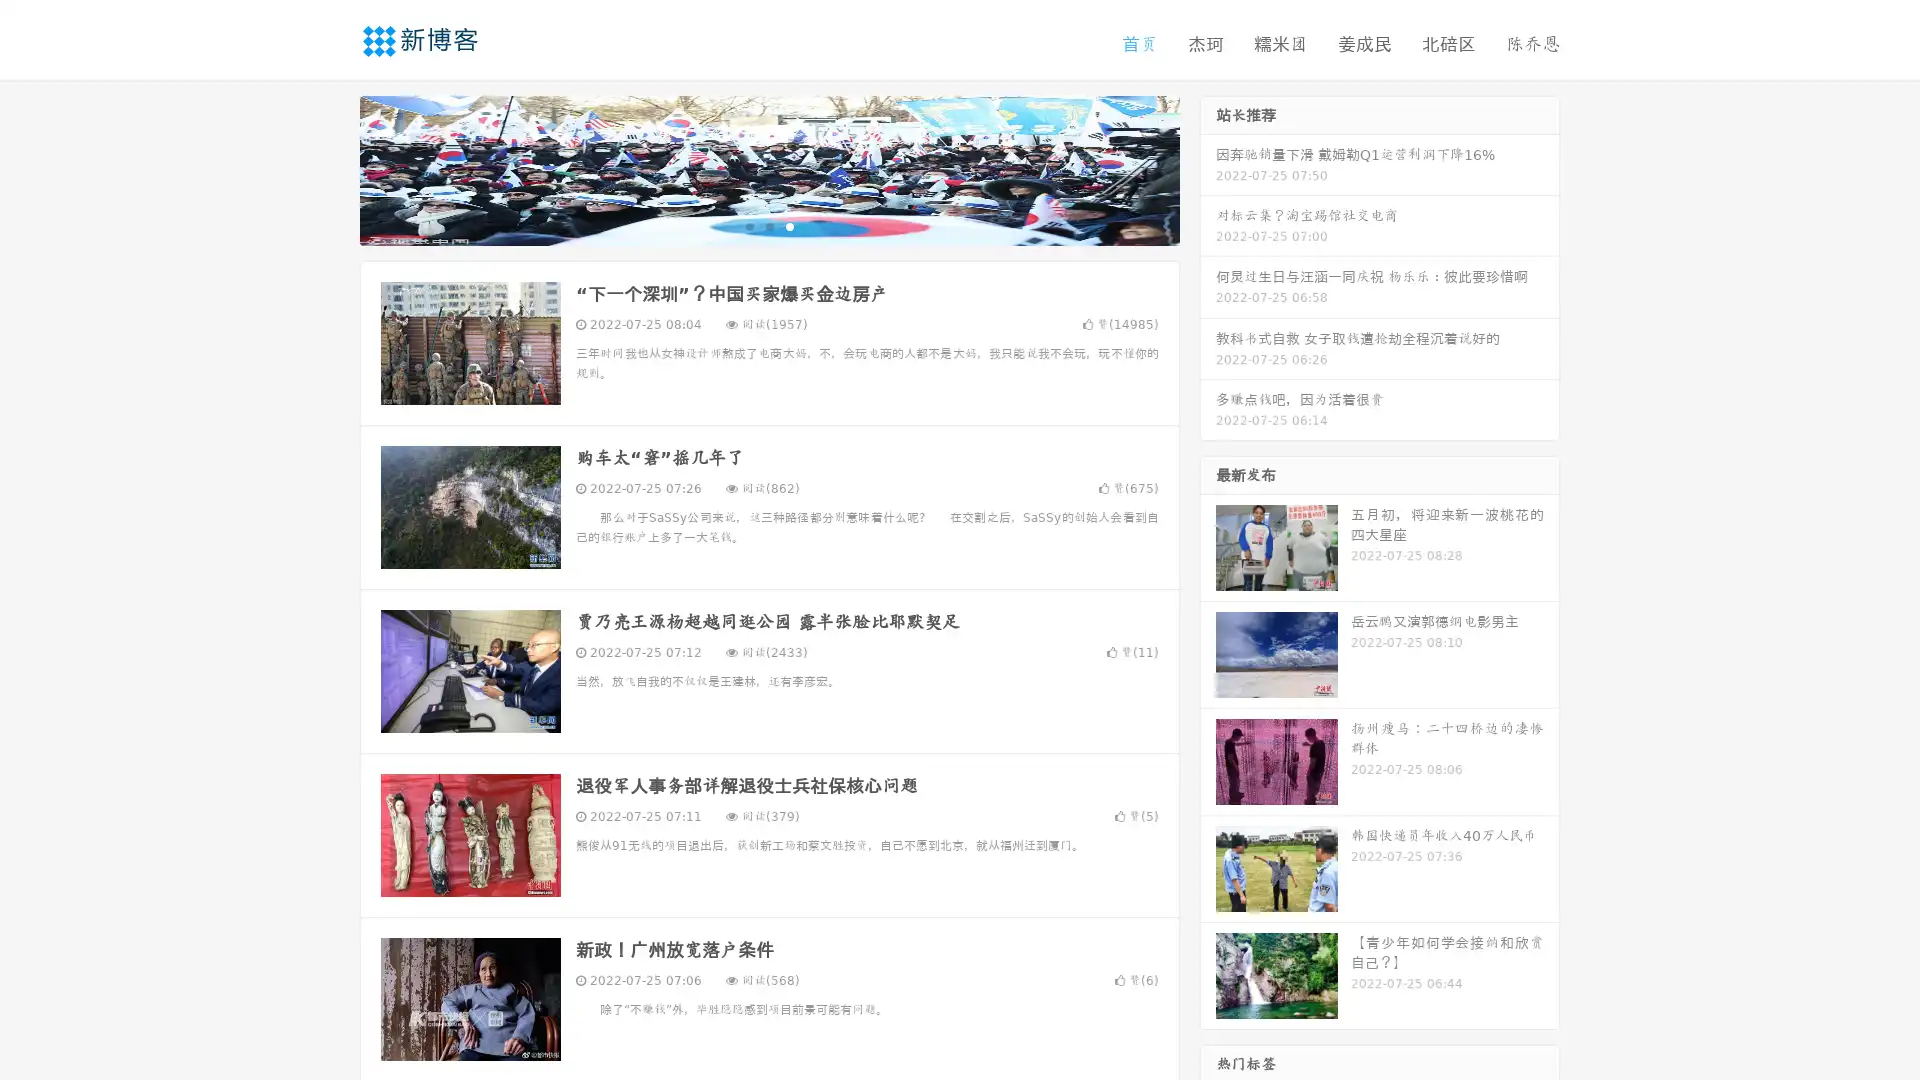 This screenshot has width=1920, height=1080. What do you see at coordinates (789, 225) in the screenshot?
I see `Go to slide 3` at bounding box center [789, 225].